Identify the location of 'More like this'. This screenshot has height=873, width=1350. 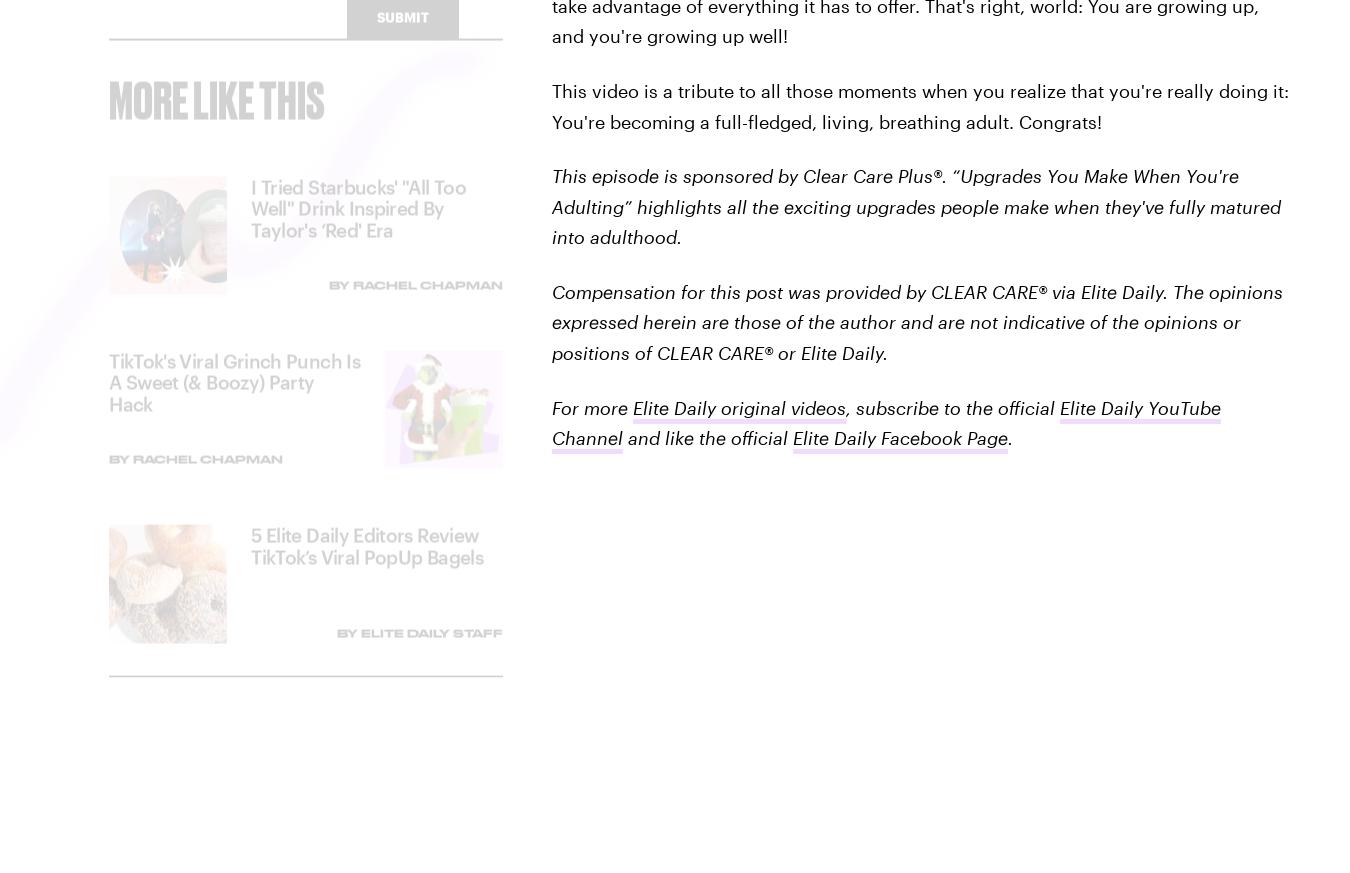
(216, 115).